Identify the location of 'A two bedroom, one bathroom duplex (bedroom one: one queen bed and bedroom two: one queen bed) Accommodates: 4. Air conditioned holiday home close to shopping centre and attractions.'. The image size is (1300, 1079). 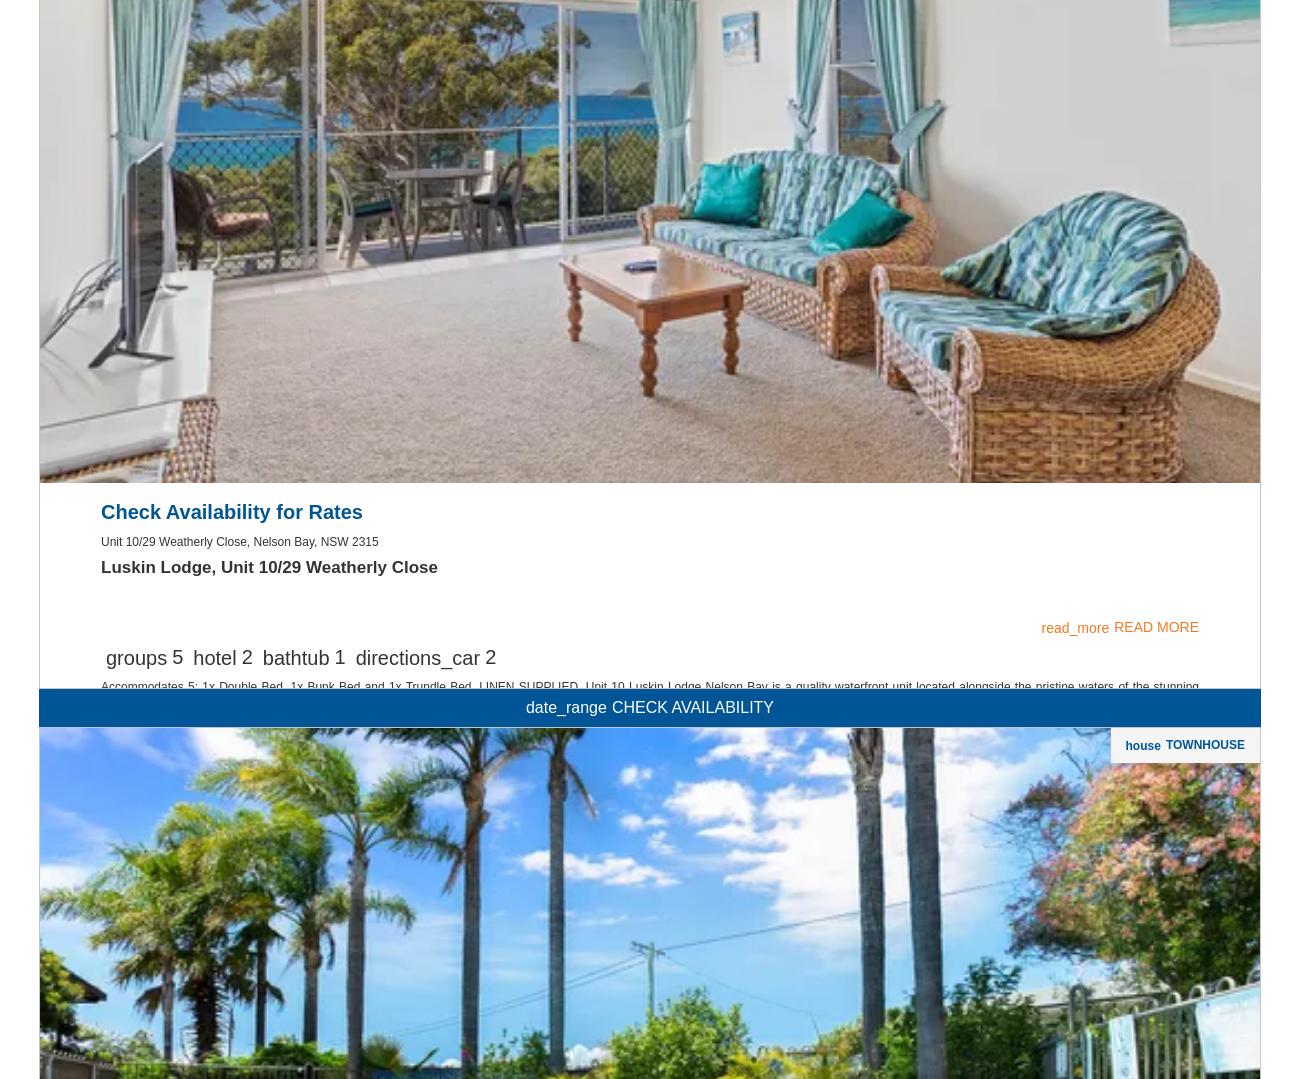
(615, 944).